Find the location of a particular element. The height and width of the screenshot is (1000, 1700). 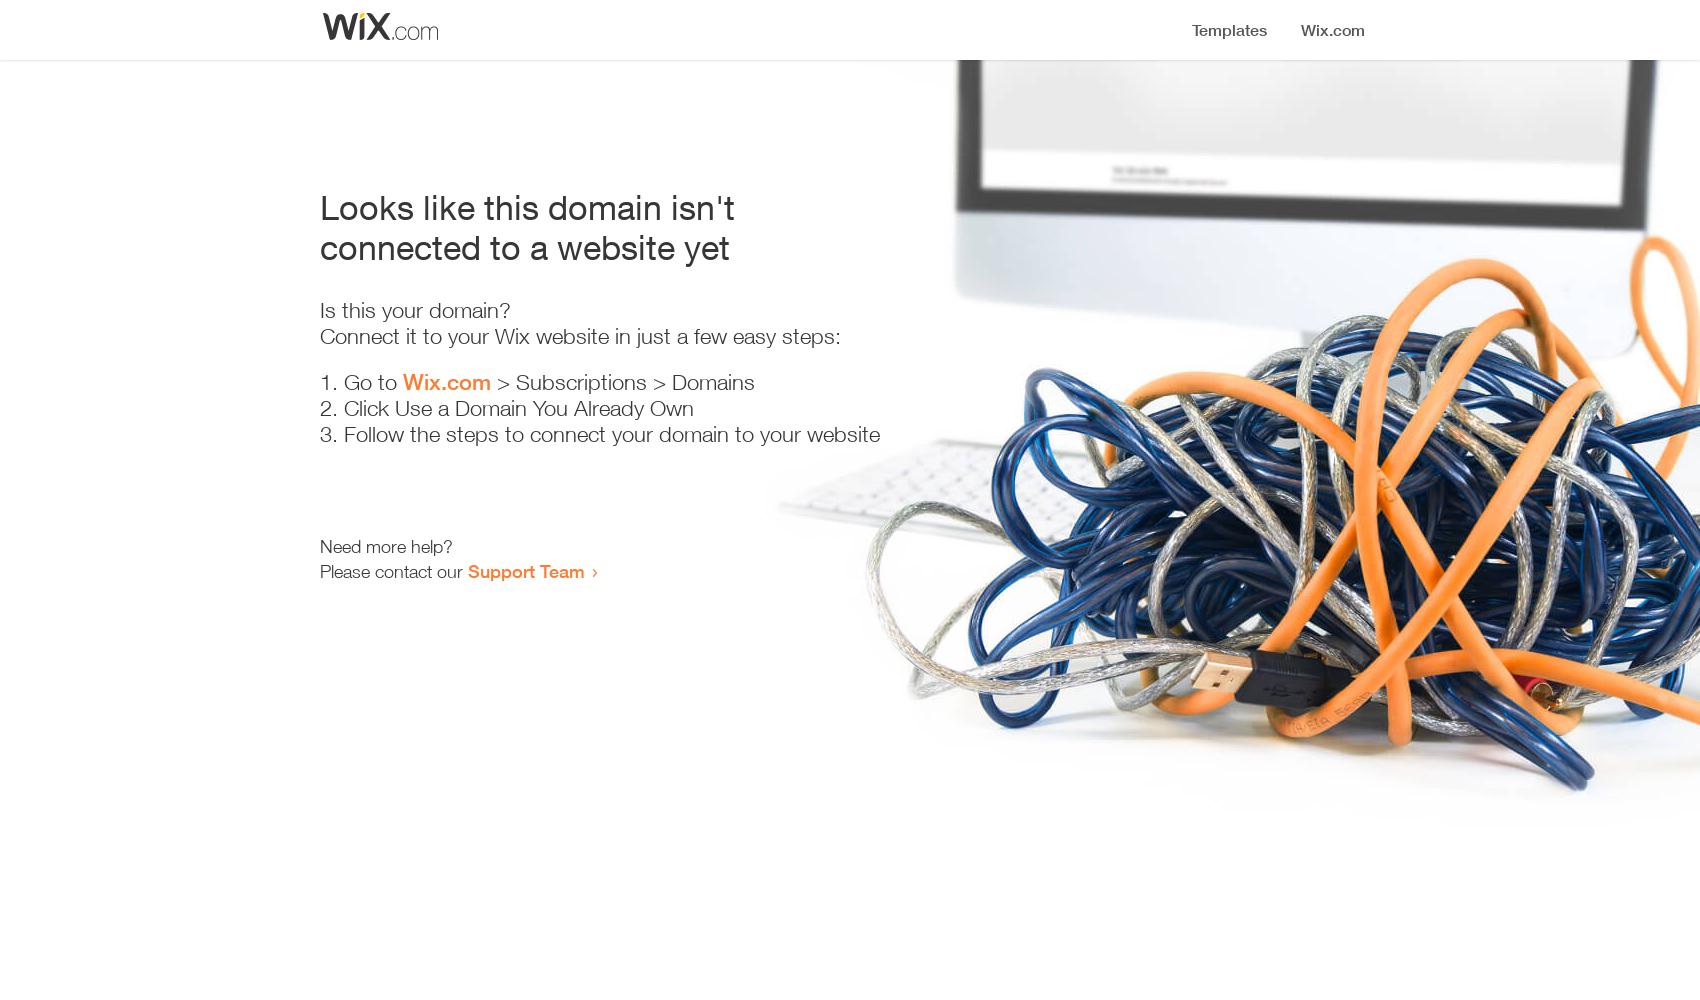

'Go to' is located at coordinates (372, 382).